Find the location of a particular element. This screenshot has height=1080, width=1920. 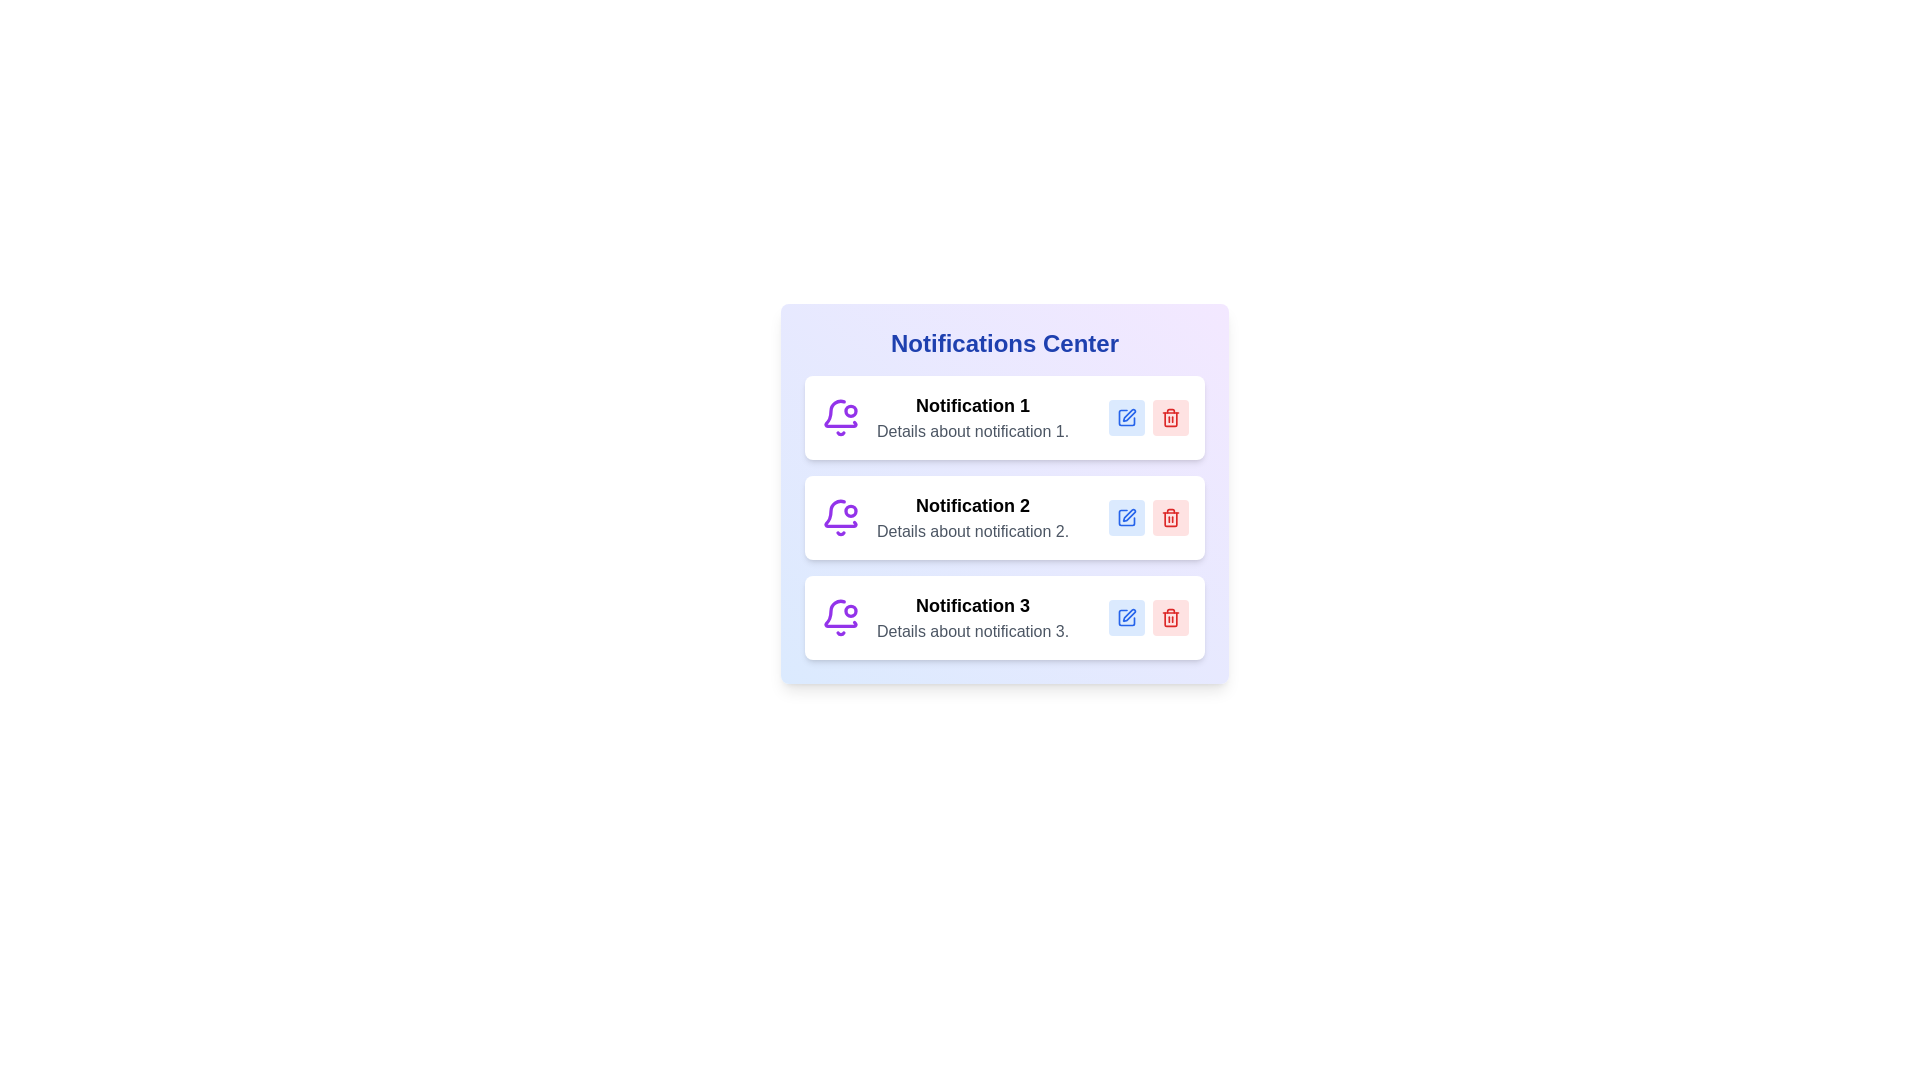

the edit button associated with 'Notification 2' is located at coordinates (1127, 516).